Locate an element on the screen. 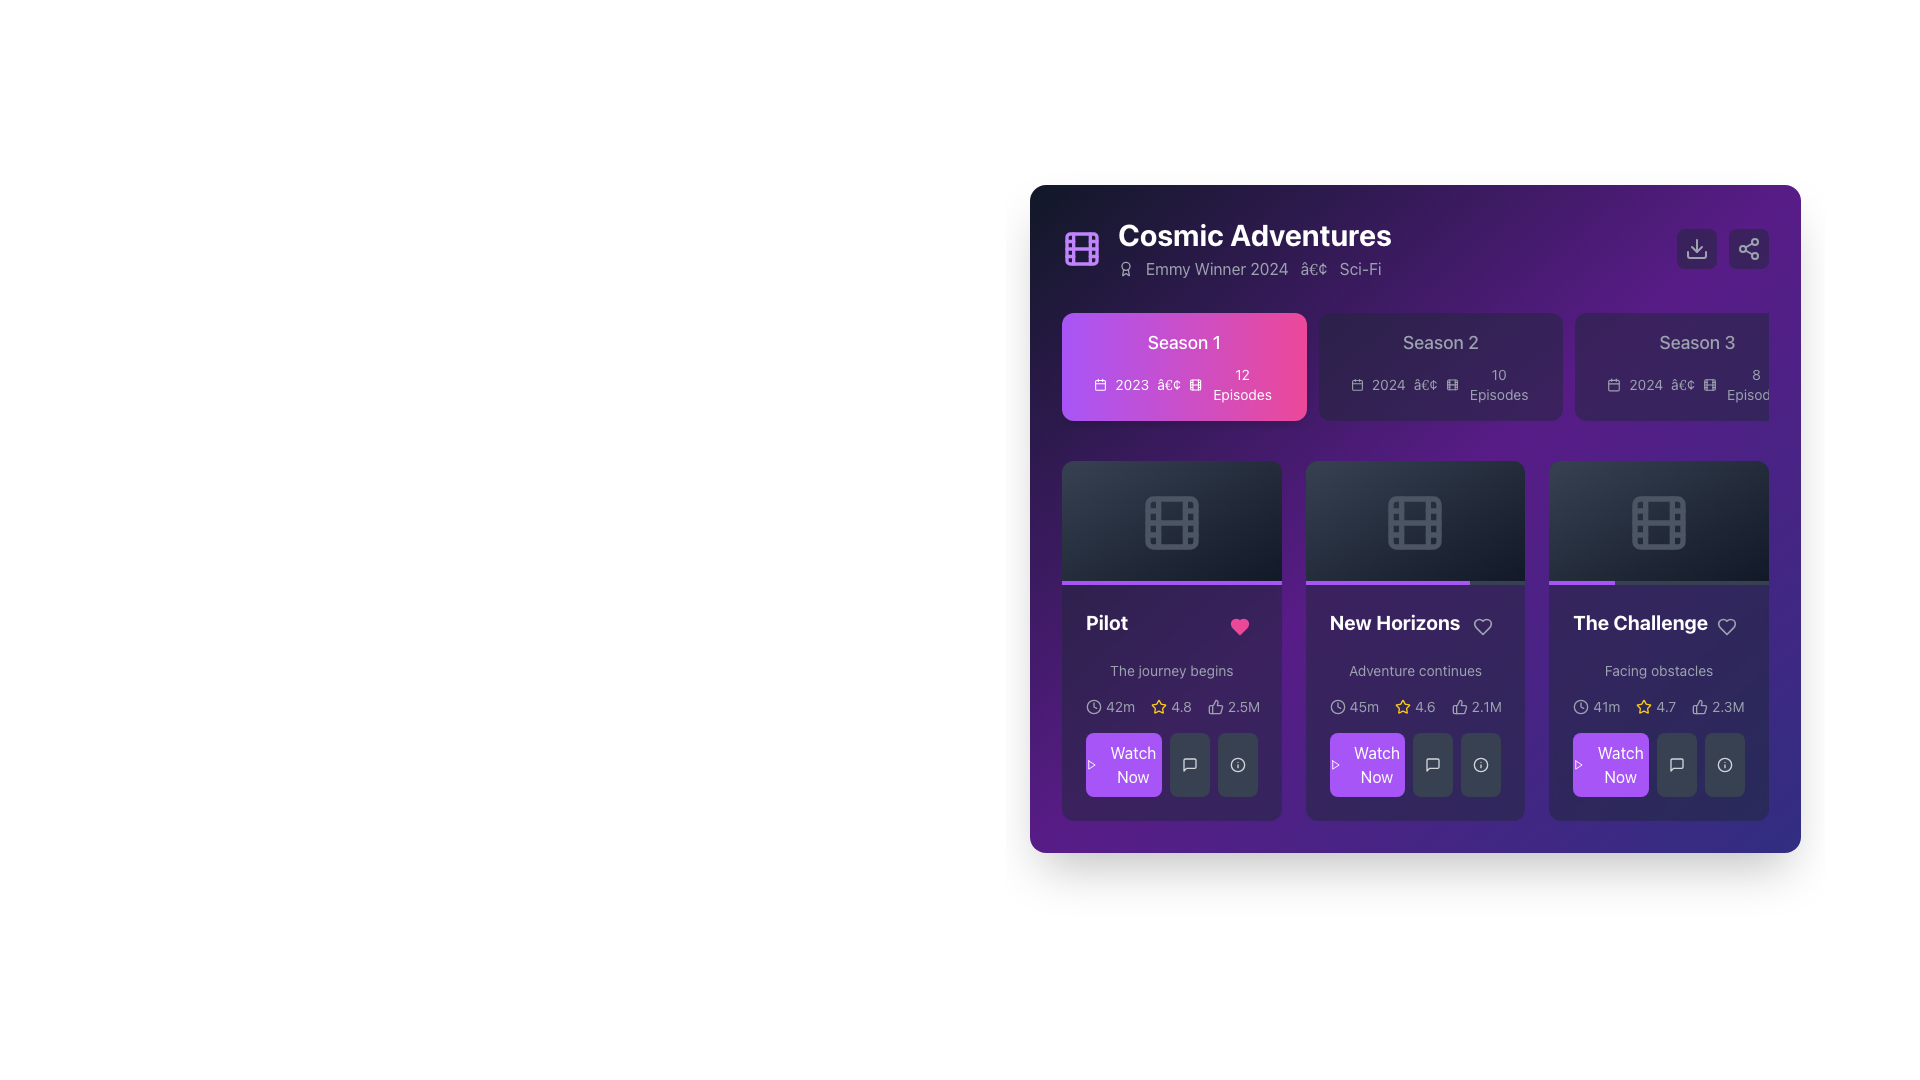  the download button located is located at coordinates (1722, 248).